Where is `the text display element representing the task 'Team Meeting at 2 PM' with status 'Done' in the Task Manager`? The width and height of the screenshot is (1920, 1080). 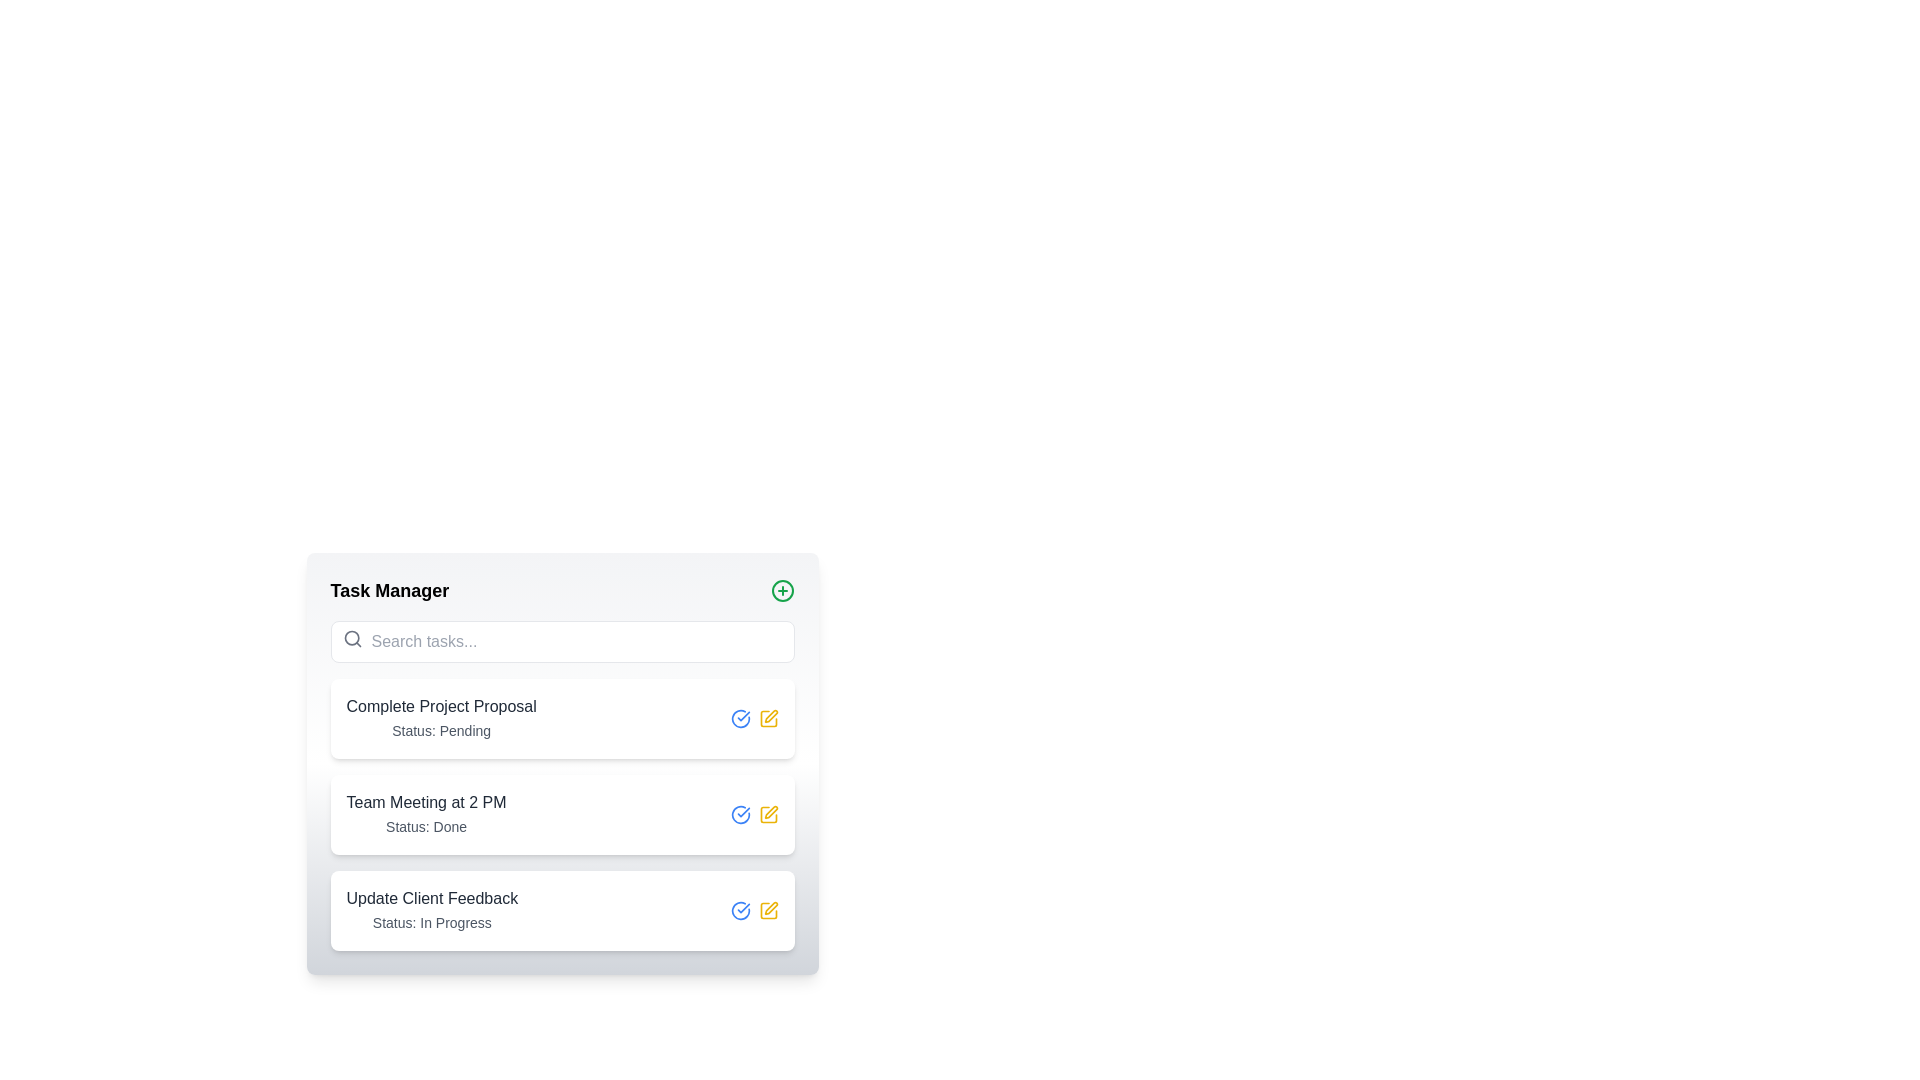
the text display element representing the task 'Team Meeting at 2 PM' with status 'Done' in the Task Manager is located at coordinates (425, 814).